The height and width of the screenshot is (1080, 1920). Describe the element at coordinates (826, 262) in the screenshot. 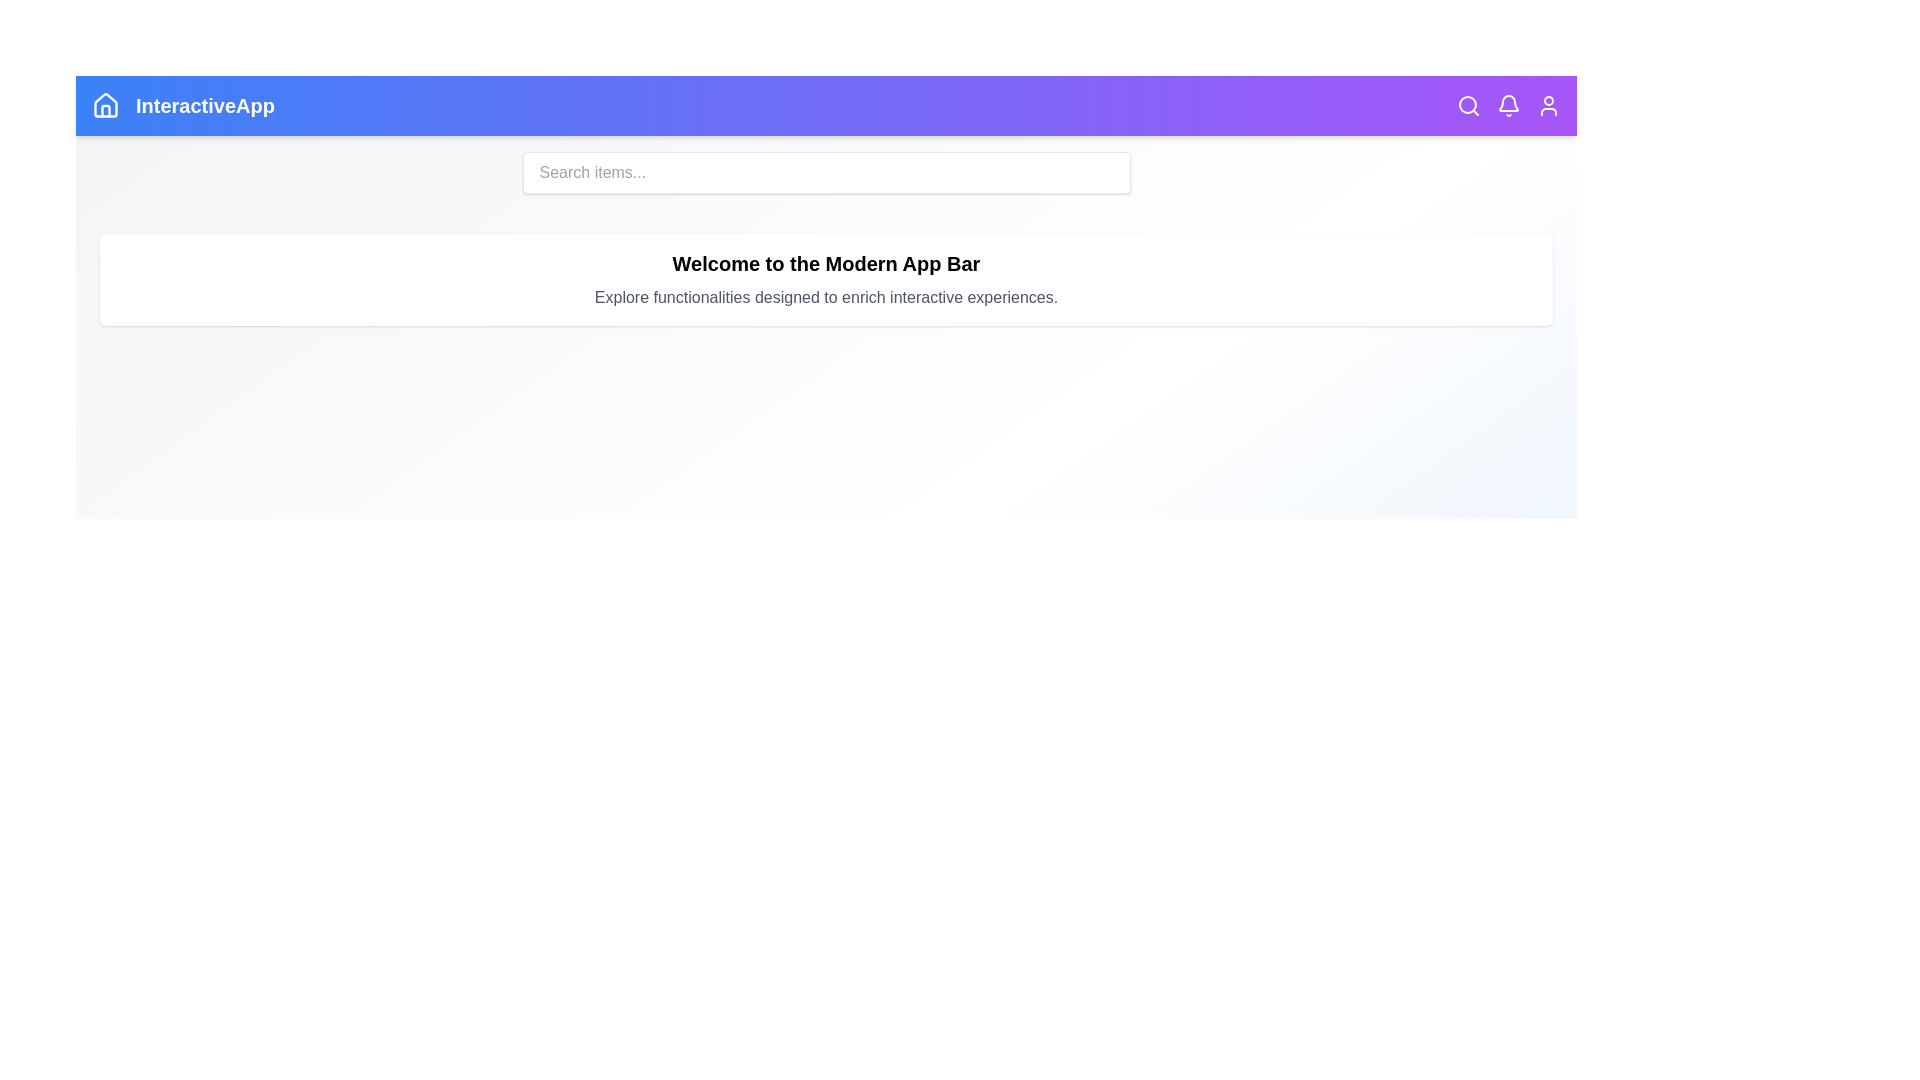

I see `the welcome message to highlight it` at that location.